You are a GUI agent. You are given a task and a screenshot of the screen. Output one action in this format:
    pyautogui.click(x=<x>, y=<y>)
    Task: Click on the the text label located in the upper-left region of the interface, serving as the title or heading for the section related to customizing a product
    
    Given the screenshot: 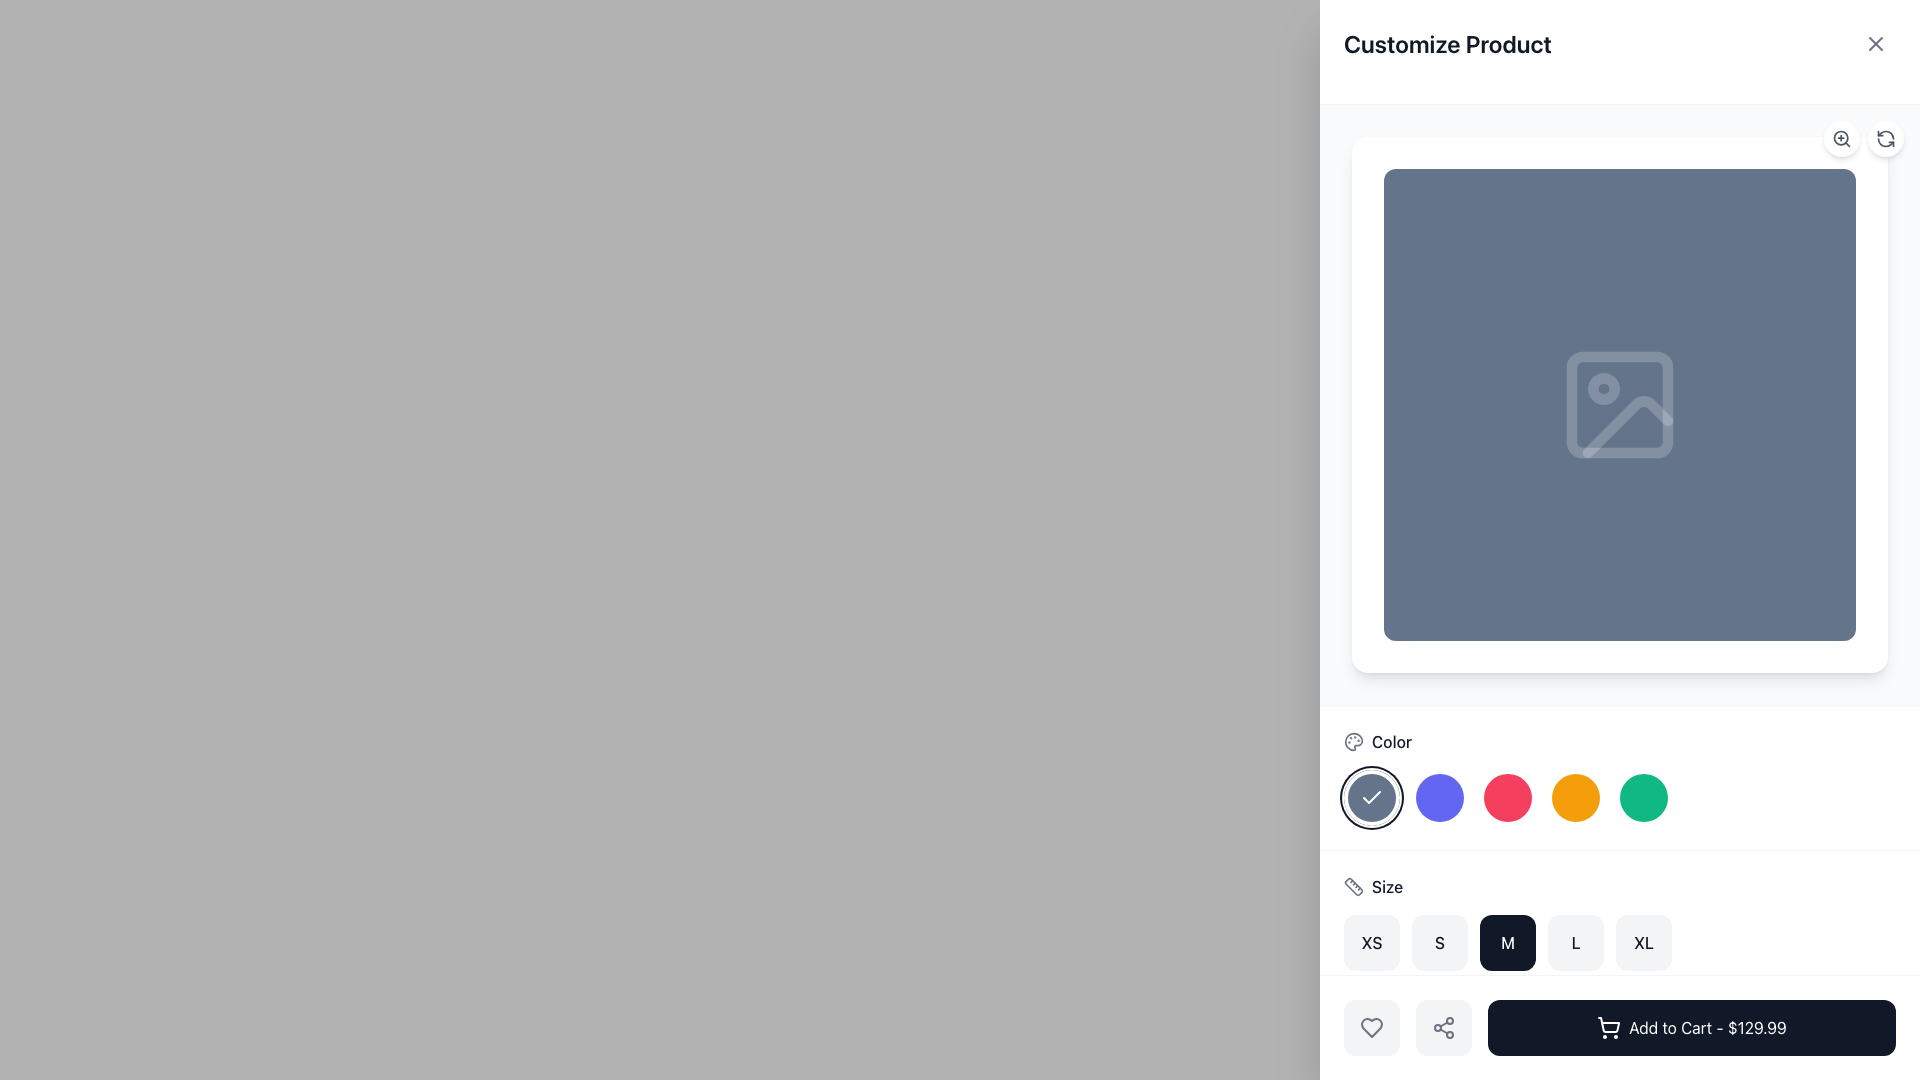 What is the action you would take?
    pyautogui.click(x=1447, y=43)
    